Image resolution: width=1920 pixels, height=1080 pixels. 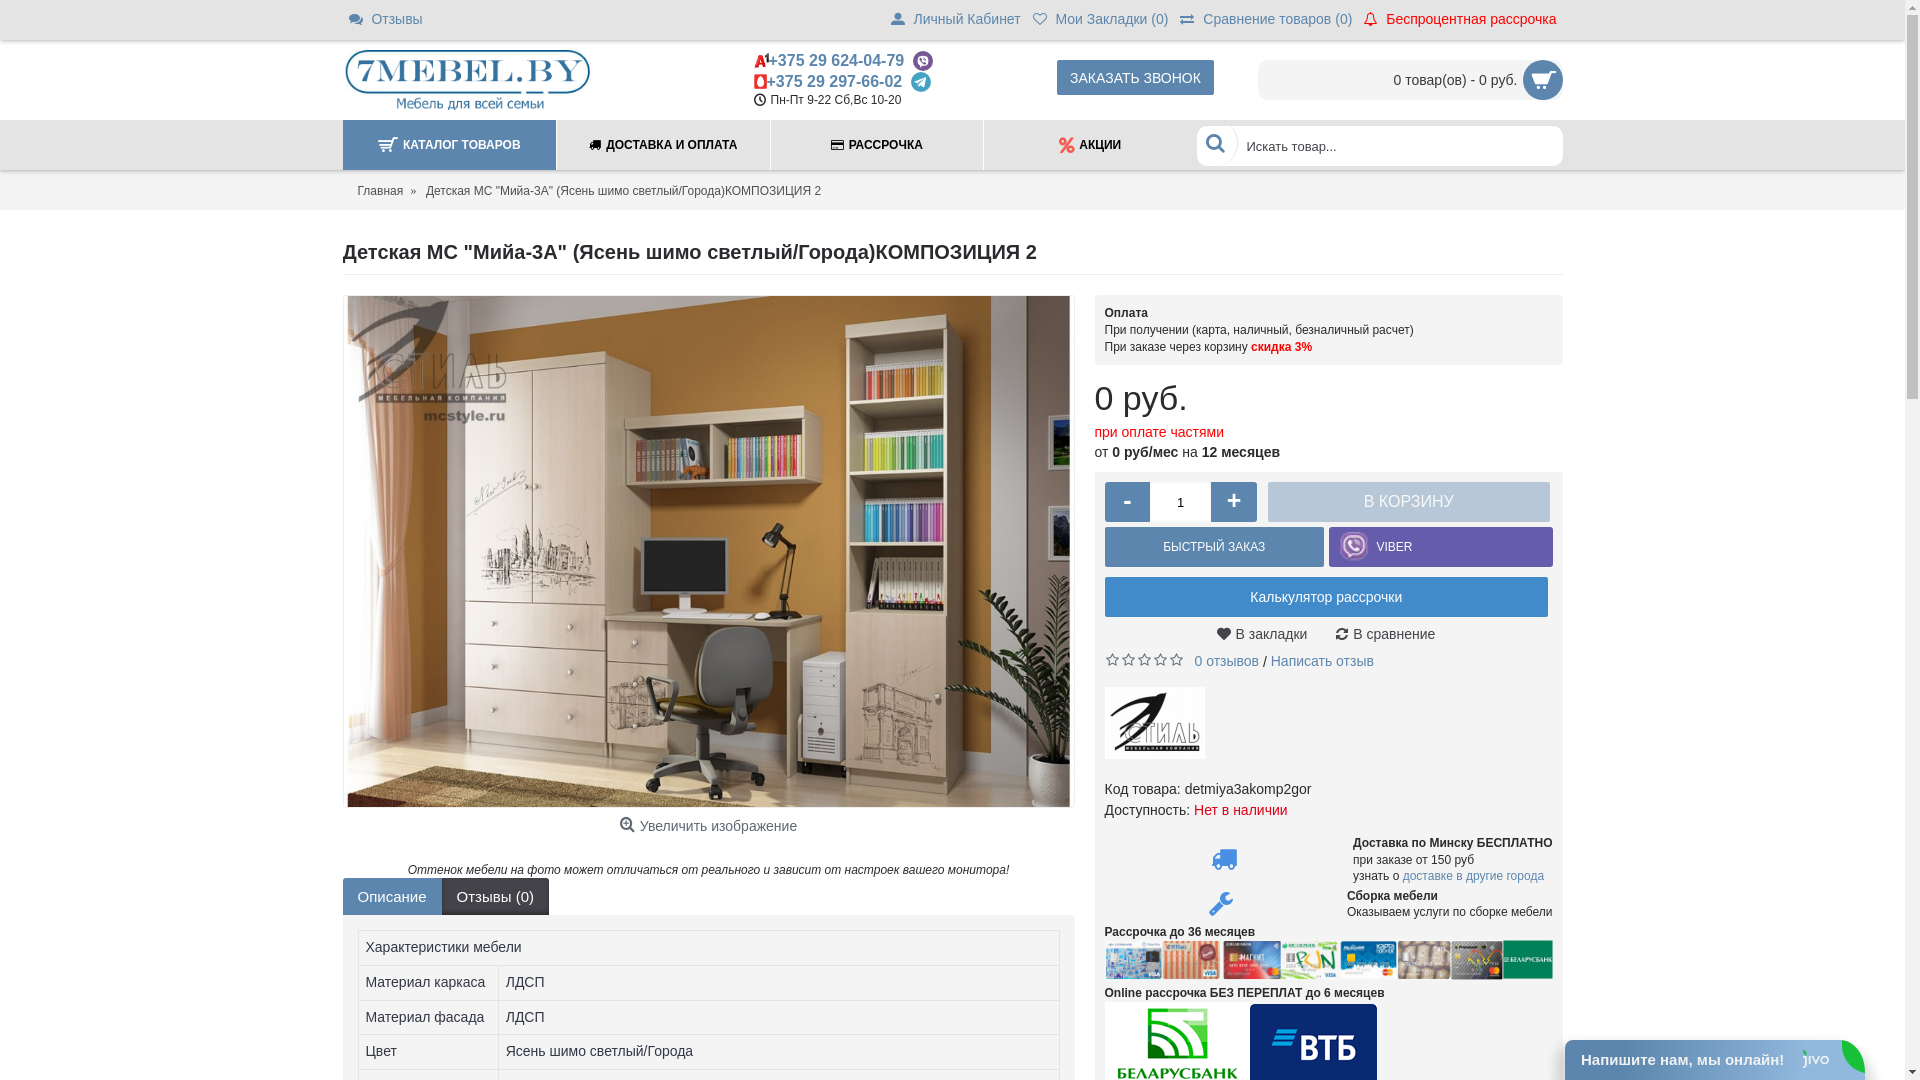 I want to click on 'VIBER', so click(x=1392, y=547).